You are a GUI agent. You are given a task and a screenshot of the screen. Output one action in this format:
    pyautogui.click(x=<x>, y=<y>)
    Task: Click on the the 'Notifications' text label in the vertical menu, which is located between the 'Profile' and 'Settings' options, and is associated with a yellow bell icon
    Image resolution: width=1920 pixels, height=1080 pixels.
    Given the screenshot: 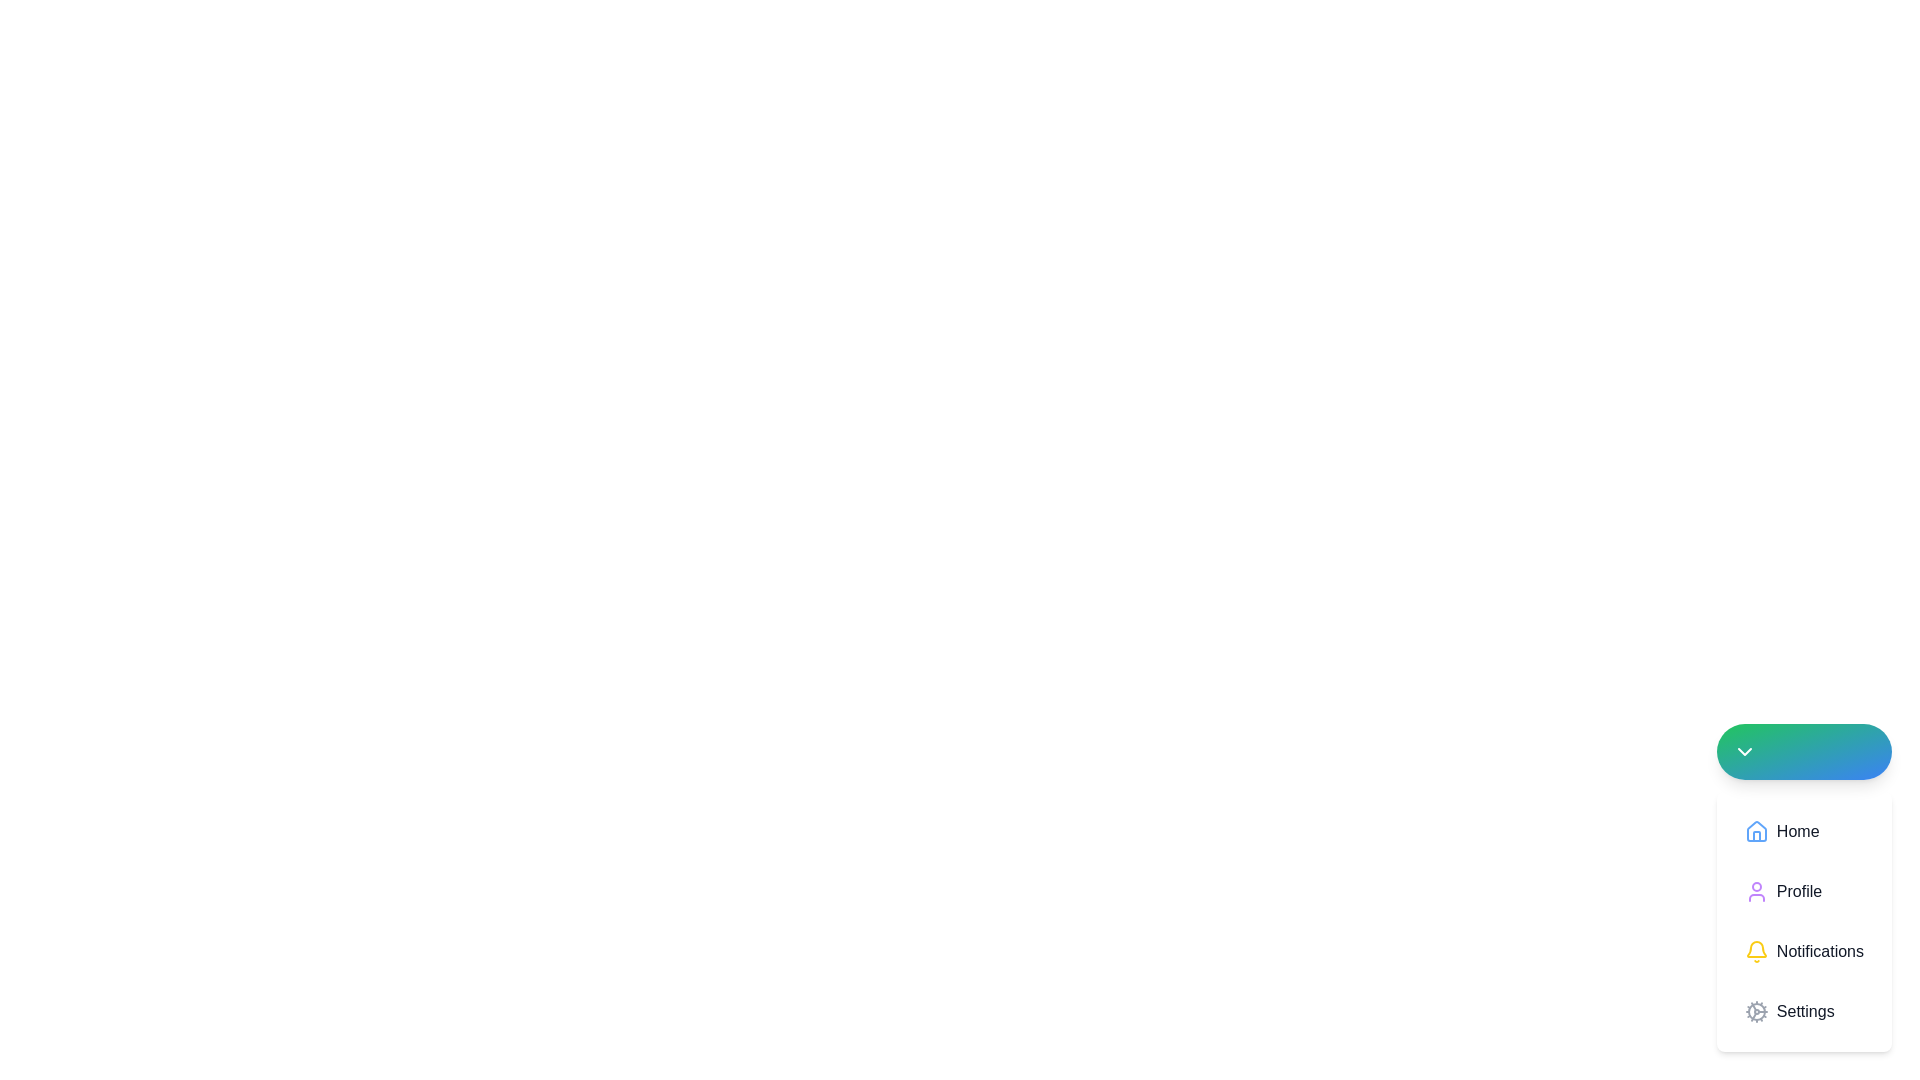 What is the action you would take?
    pyautogui.click(x=1820, y=951)
    